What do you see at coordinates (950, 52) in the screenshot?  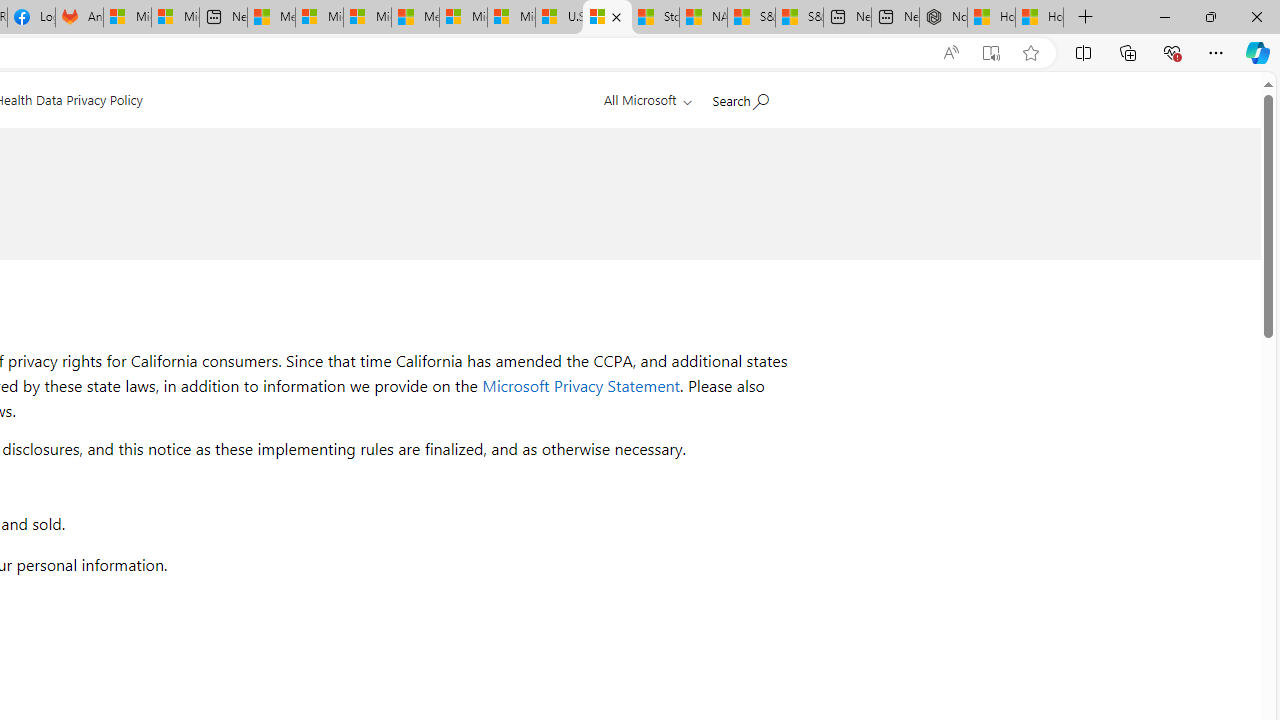 I see `'Read aloud this page (Ctrl+Shift+U)'` at bounding box center [950, 52].